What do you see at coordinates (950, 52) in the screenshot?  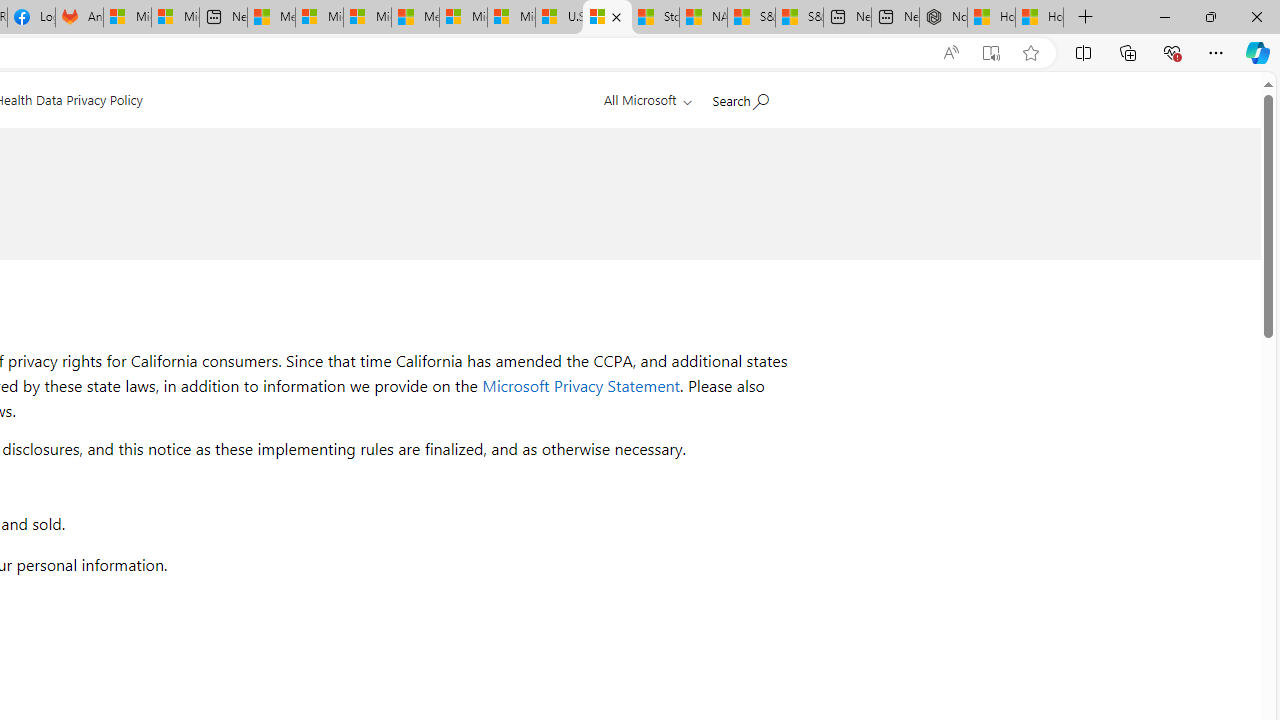 I see `'Read aloud this page (Ctrl+Shift+U)'` at bounding box center [950, 52].